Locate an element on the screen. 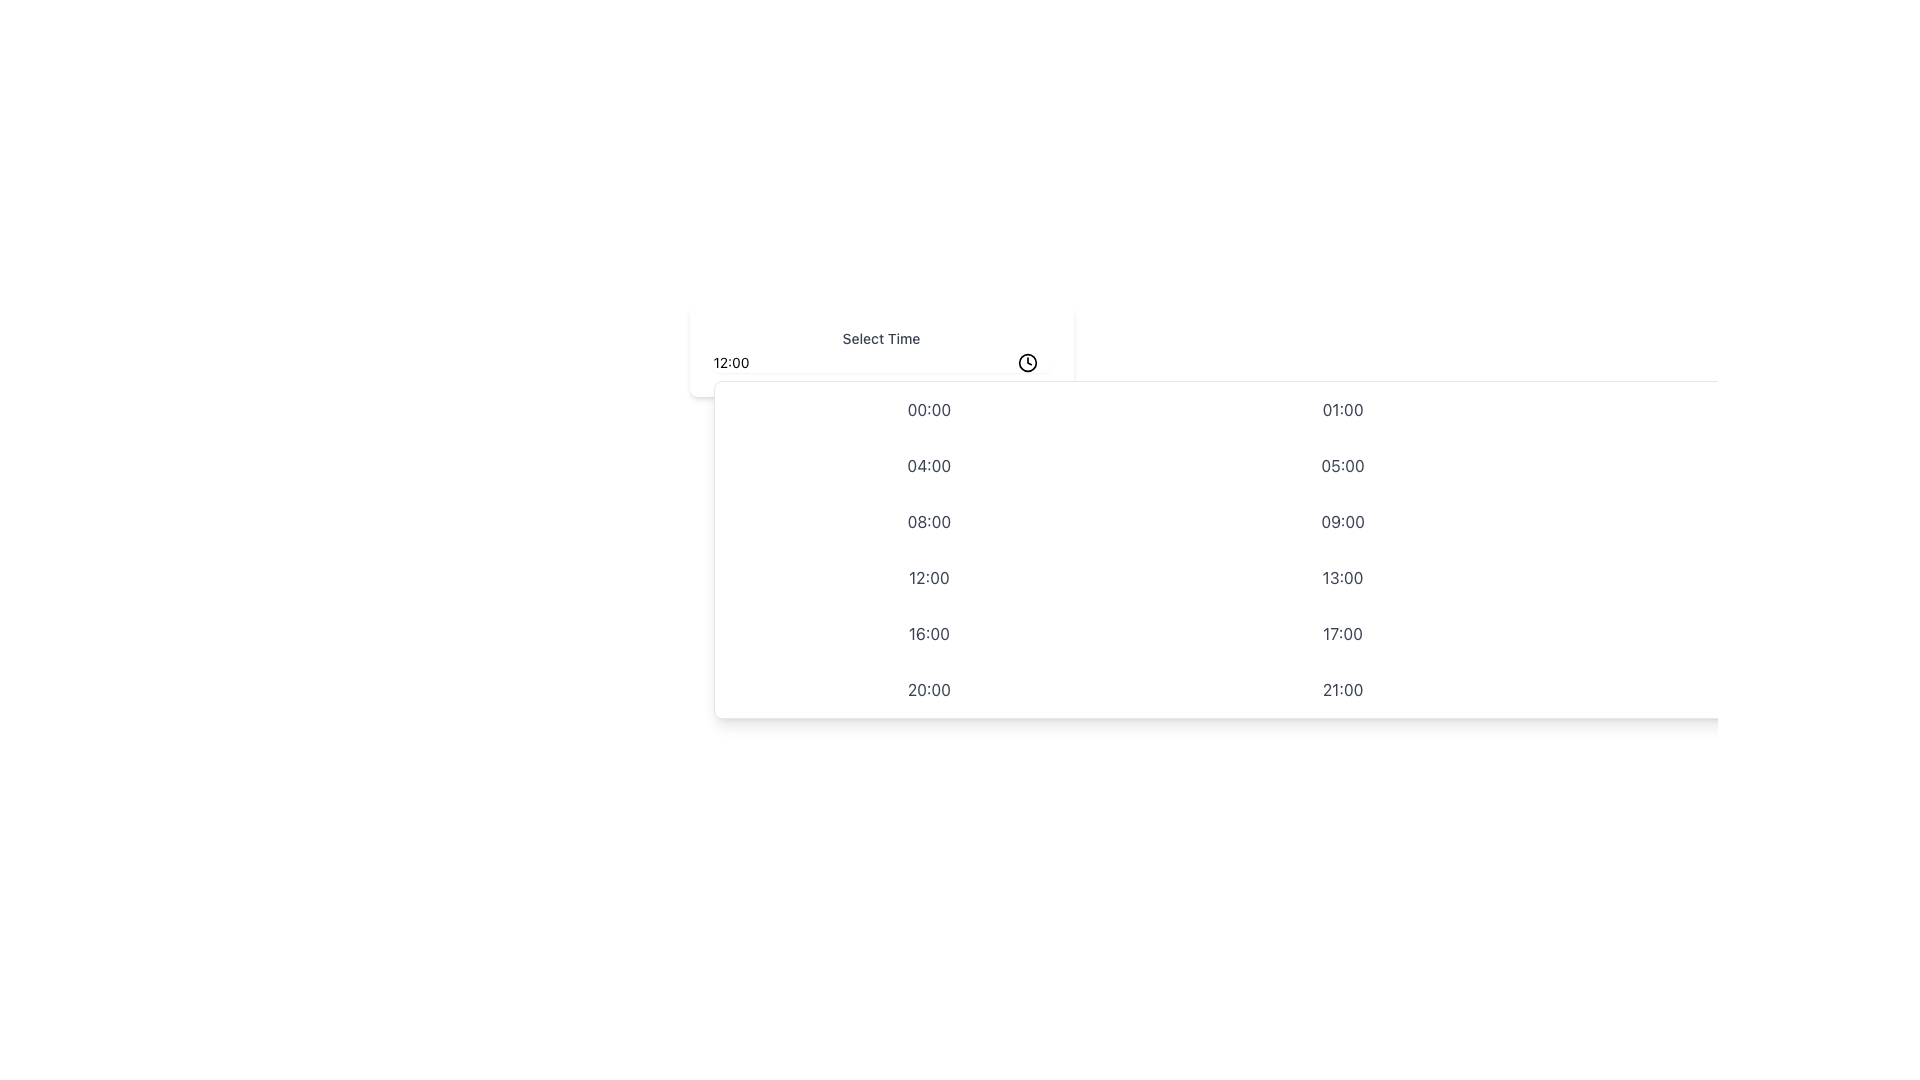  the selectable time option button representing '01:00' is located at coordinates (1343, 408).